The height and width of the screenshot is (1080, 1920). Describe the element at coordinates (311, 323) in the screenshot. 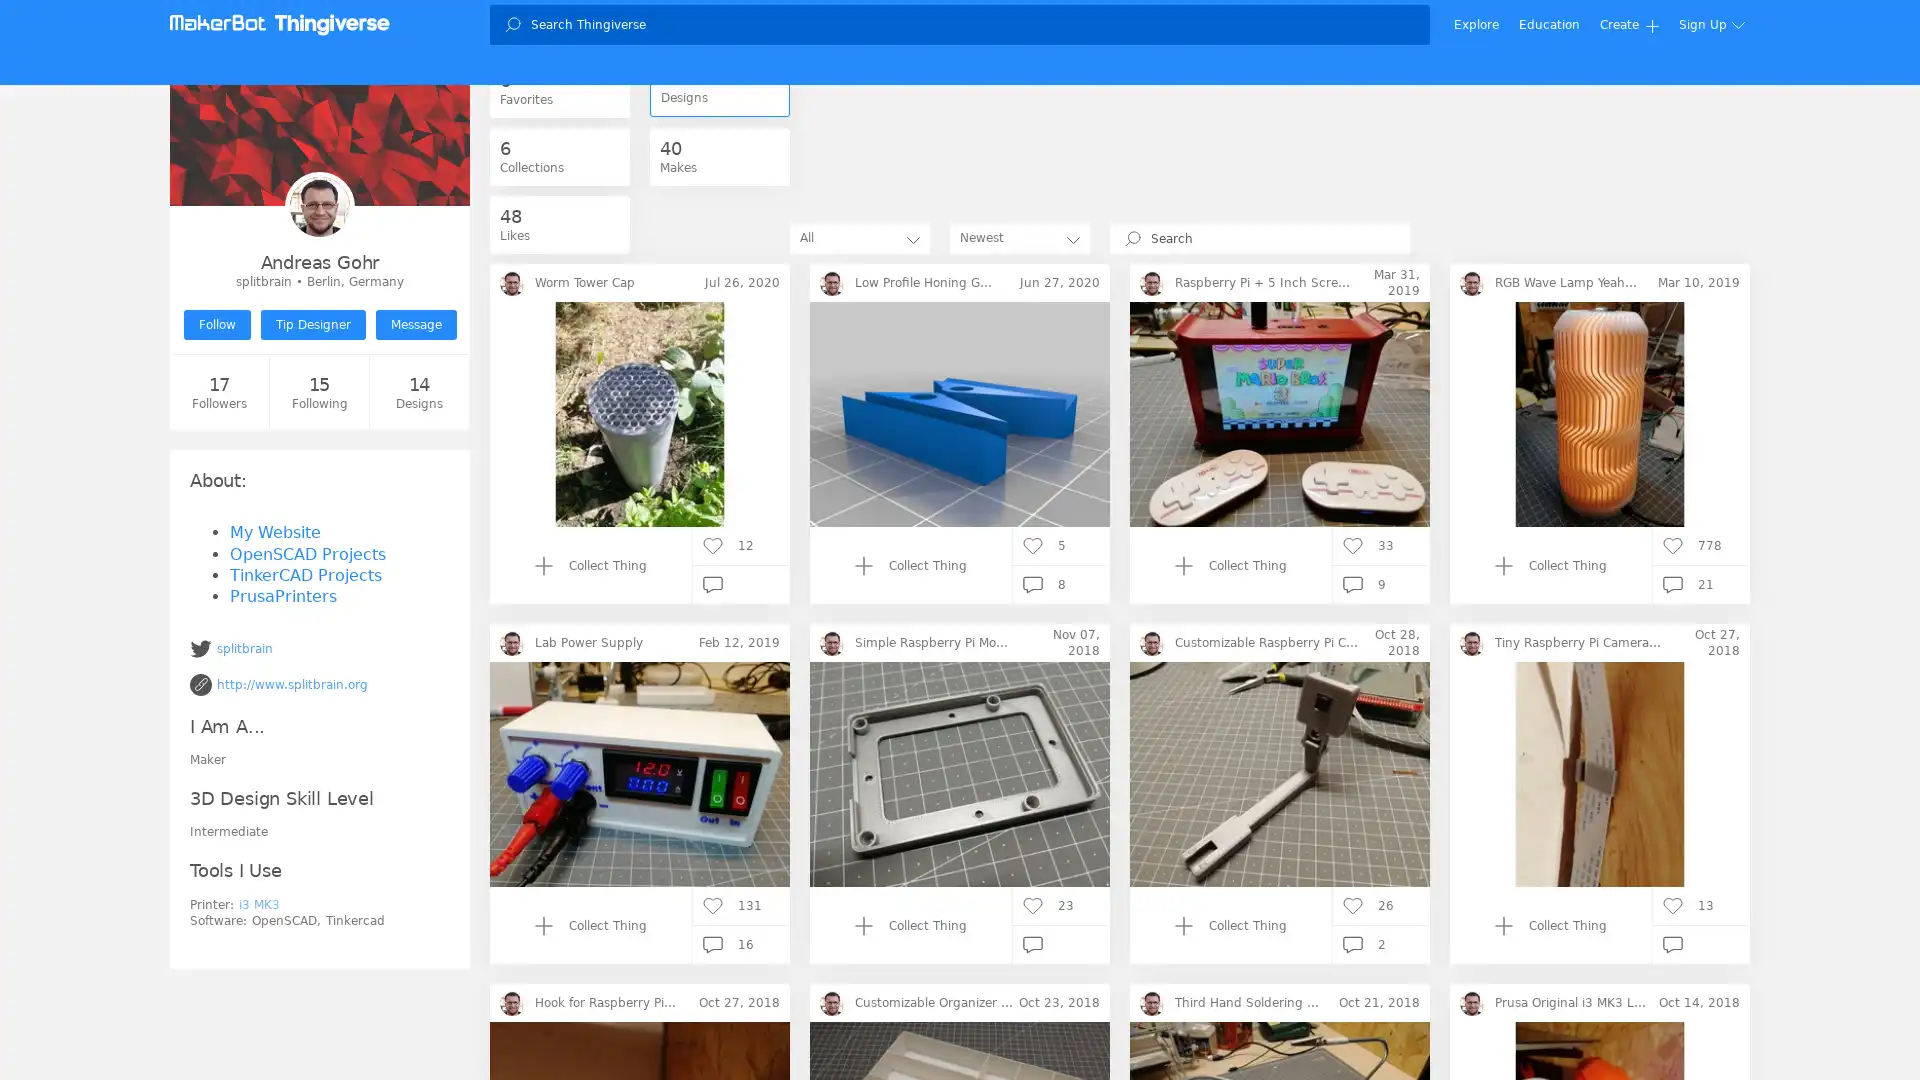

I see `Tip Designer` at that location.